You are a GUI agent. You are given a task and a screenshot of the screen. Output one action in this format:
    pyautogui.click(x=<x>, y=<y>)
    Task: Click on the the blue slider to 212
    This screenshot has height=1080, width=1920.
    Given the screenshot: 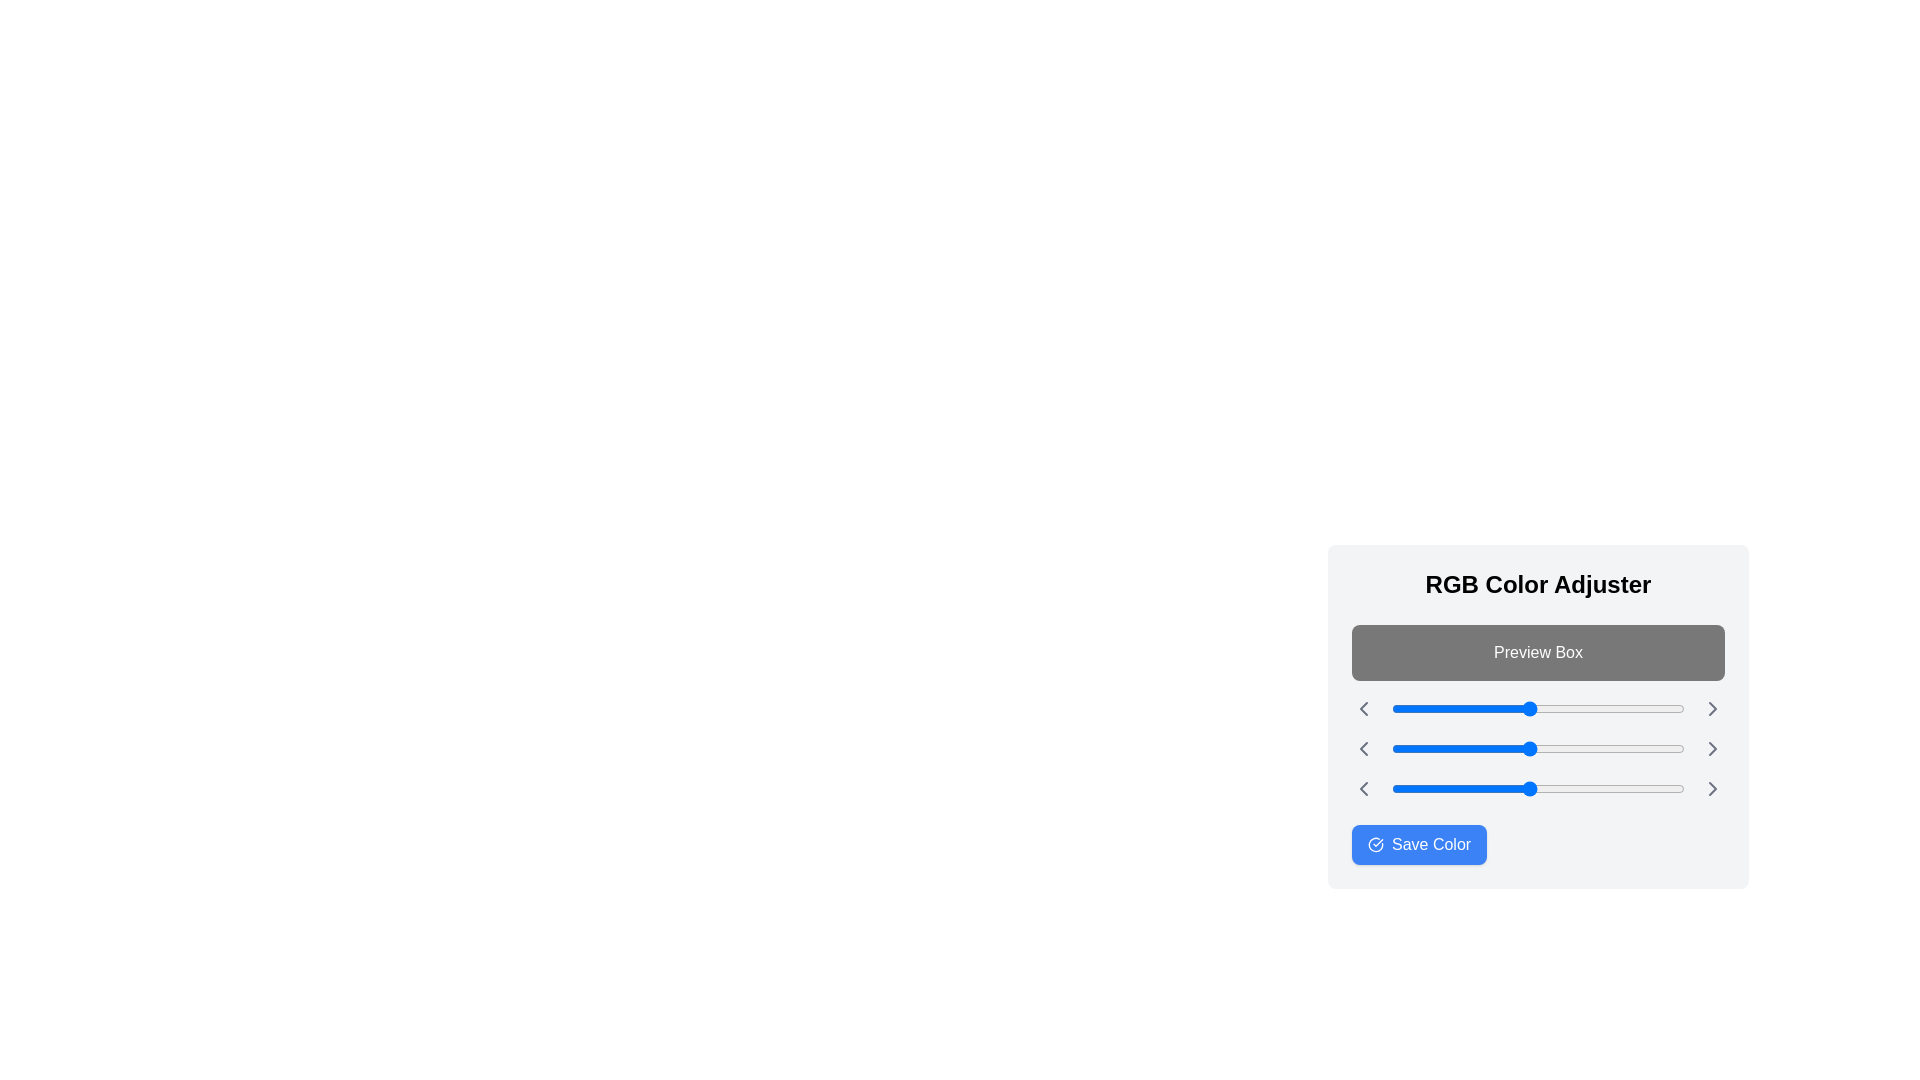 What is the action you would take?
    pyautogui.click(x=1635, y=788)
    